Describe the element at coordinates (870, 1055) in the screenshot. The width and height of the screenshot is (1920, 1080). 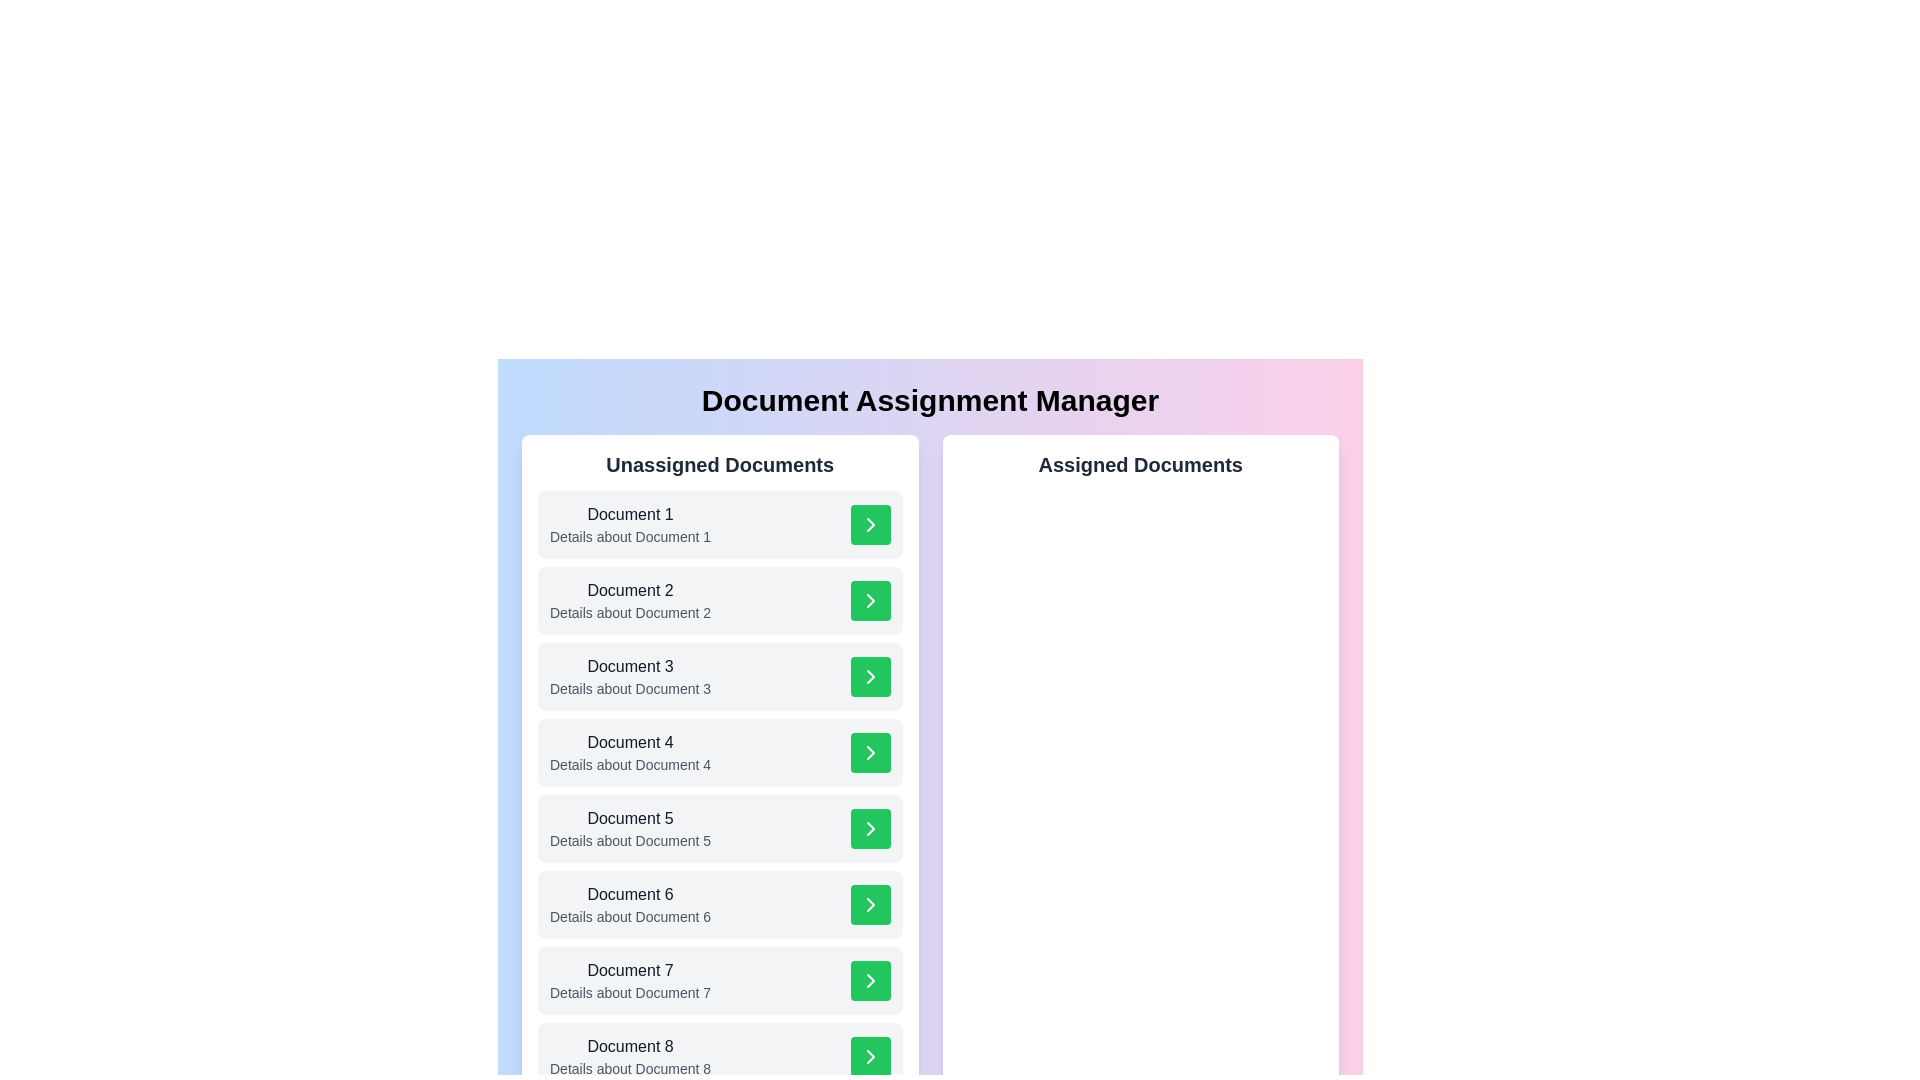
I see `the right-pointing chevron icon within the green button located to the far right of the card labeled 'Document 8' in the 'Unassigned Documents' section` at that location.